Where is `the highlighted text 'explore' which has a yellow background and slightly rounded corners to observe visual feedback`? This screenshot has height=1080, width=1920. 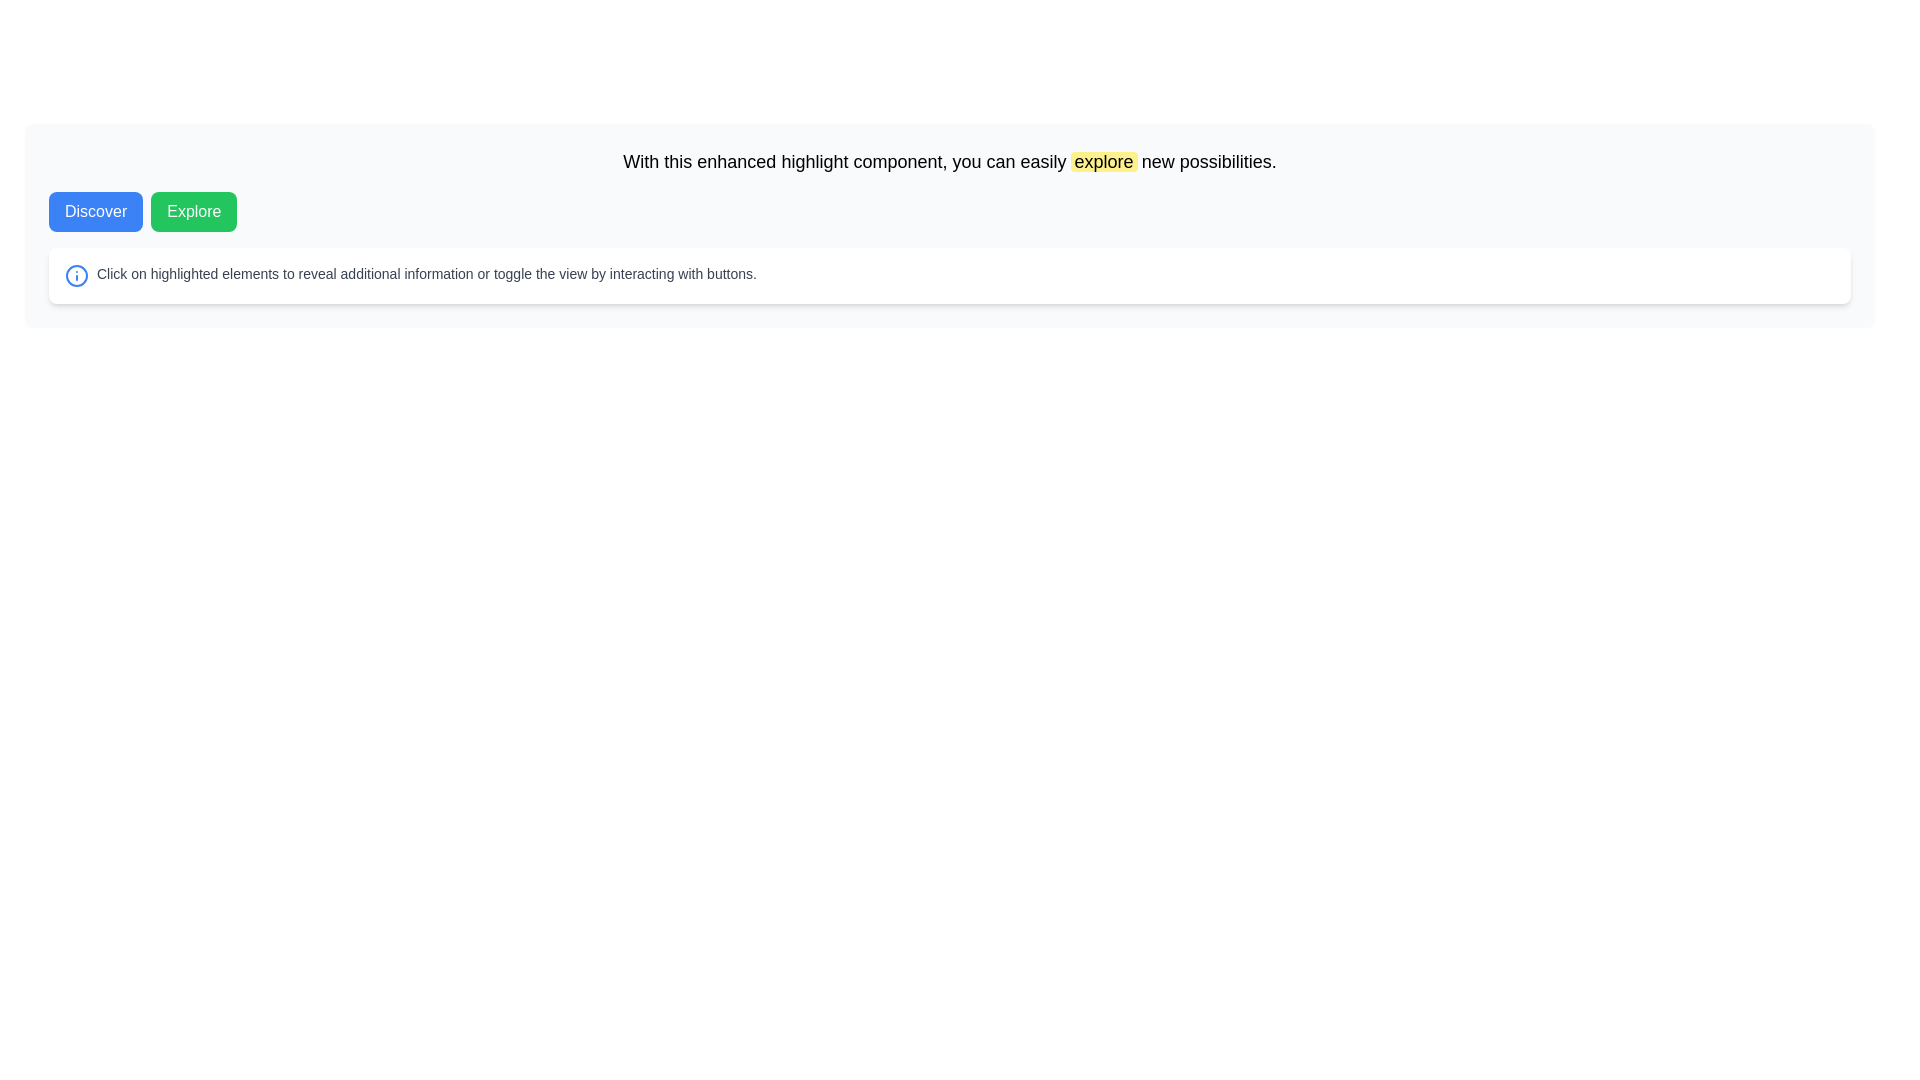
the highlighted text 'explore' which has a yellow background and slightly rounded corners to observe visual feedback is located at coordinates (1103, 161).